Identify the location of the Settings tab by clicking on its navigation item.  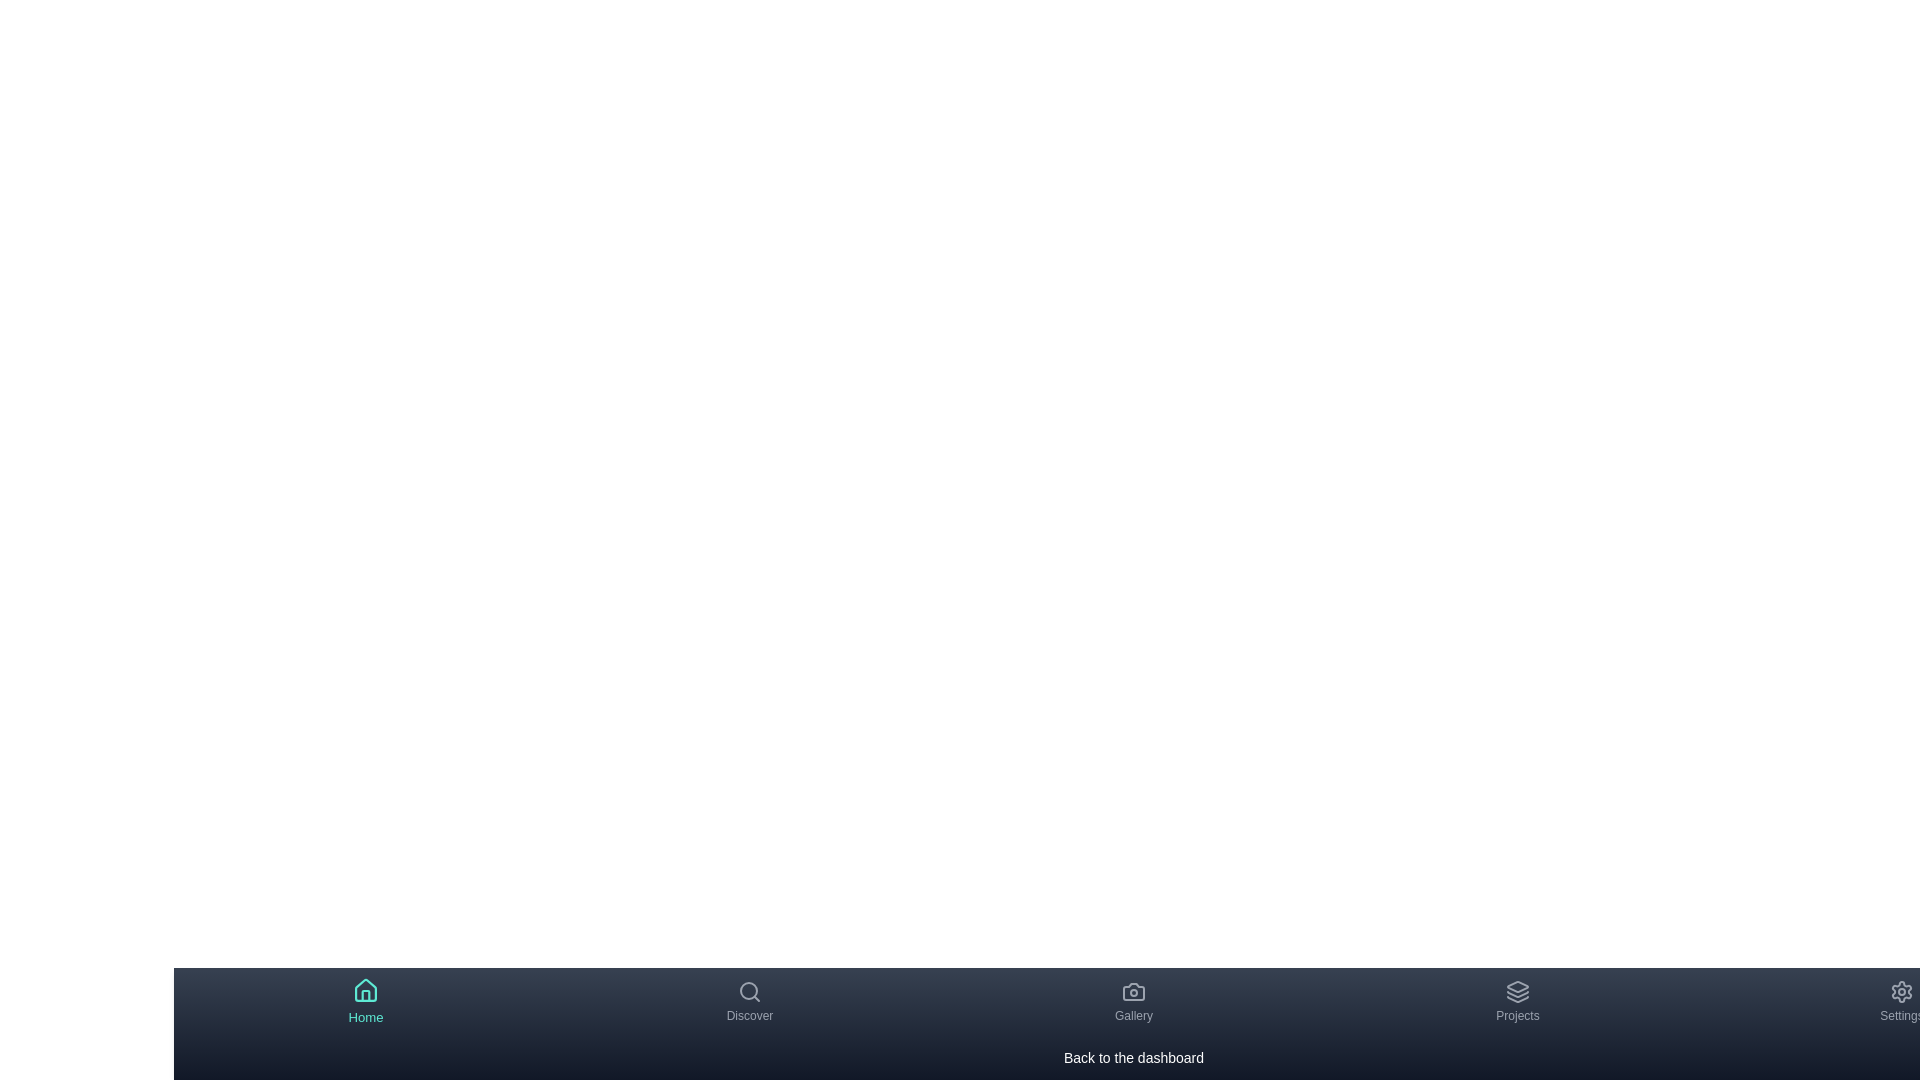
(1900, 1002).